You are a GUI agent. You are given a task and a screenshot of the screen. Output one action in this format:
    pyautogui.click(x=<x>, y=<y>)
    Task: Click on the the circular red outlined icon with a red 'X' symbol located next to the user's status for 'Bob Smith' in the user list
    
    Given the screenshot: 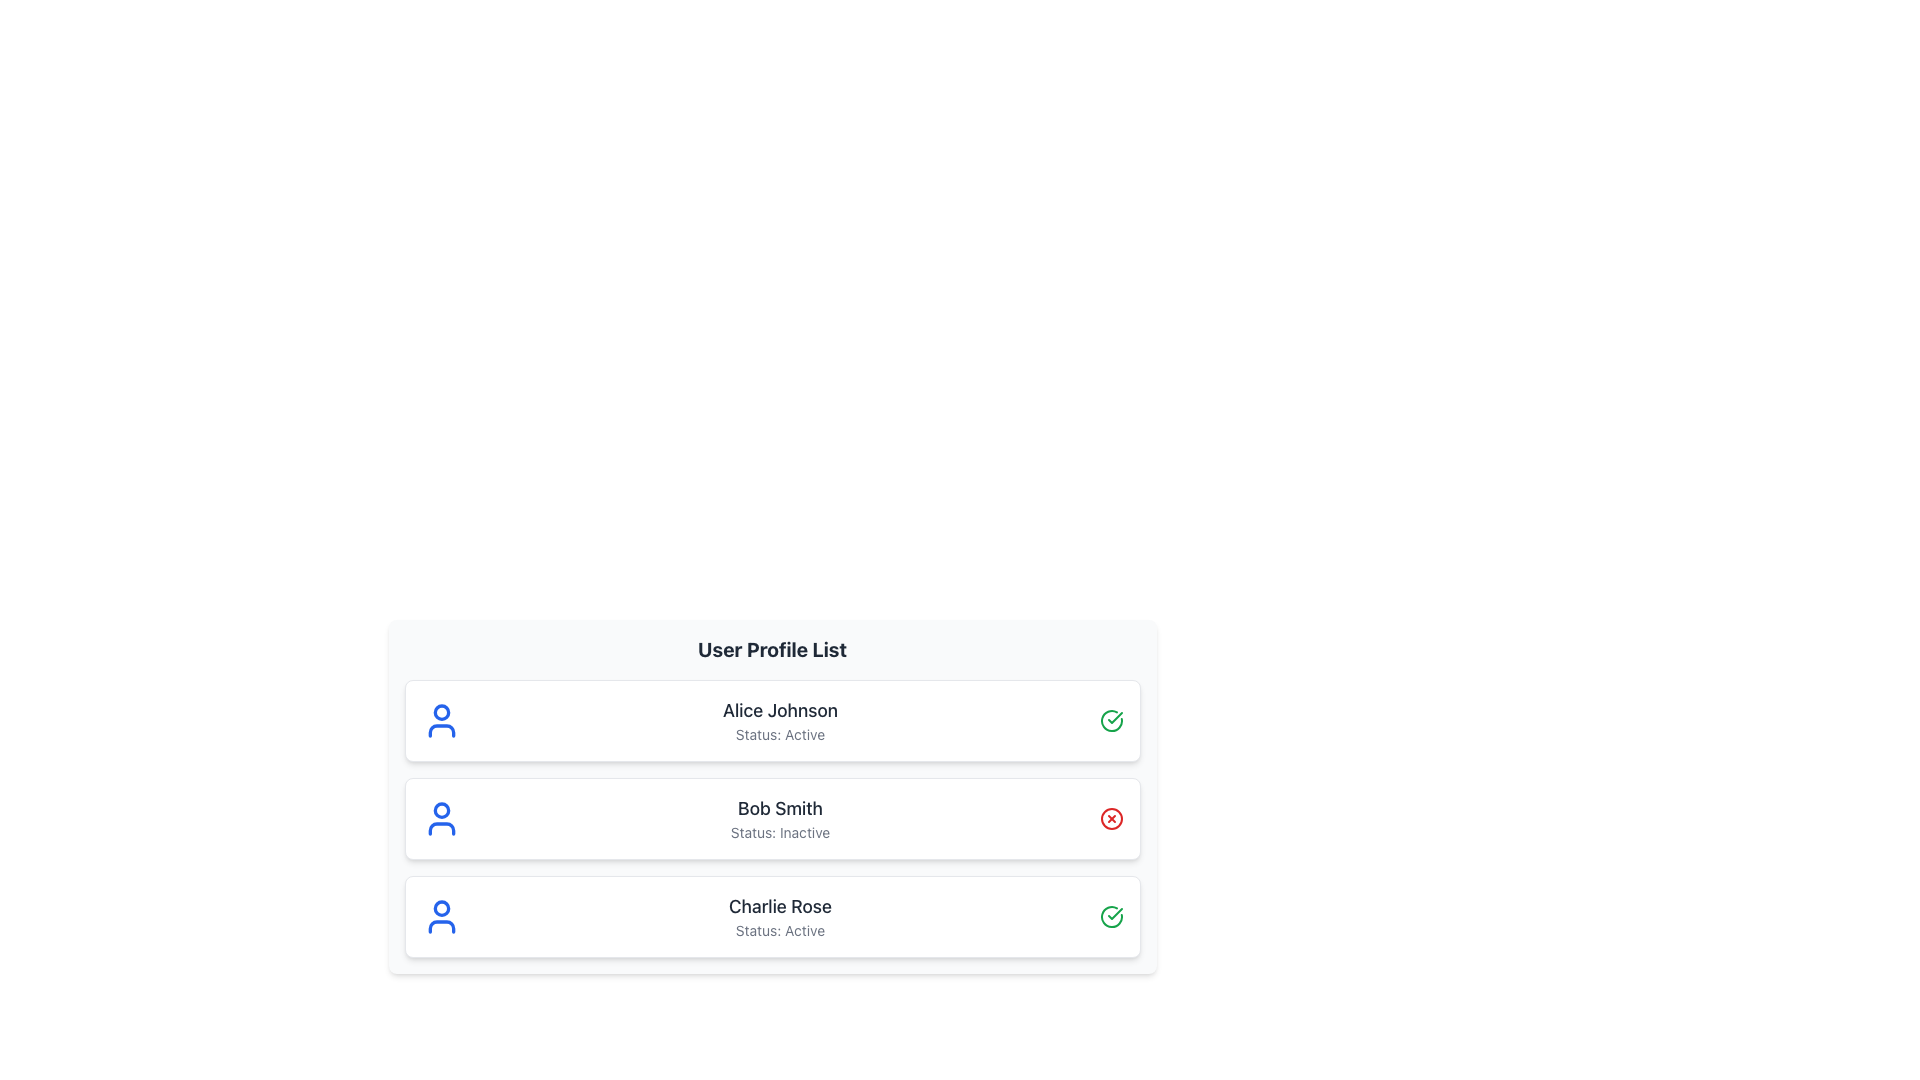 What is the action you would take?
    pyautogui.click(x=1110, y=818)
    